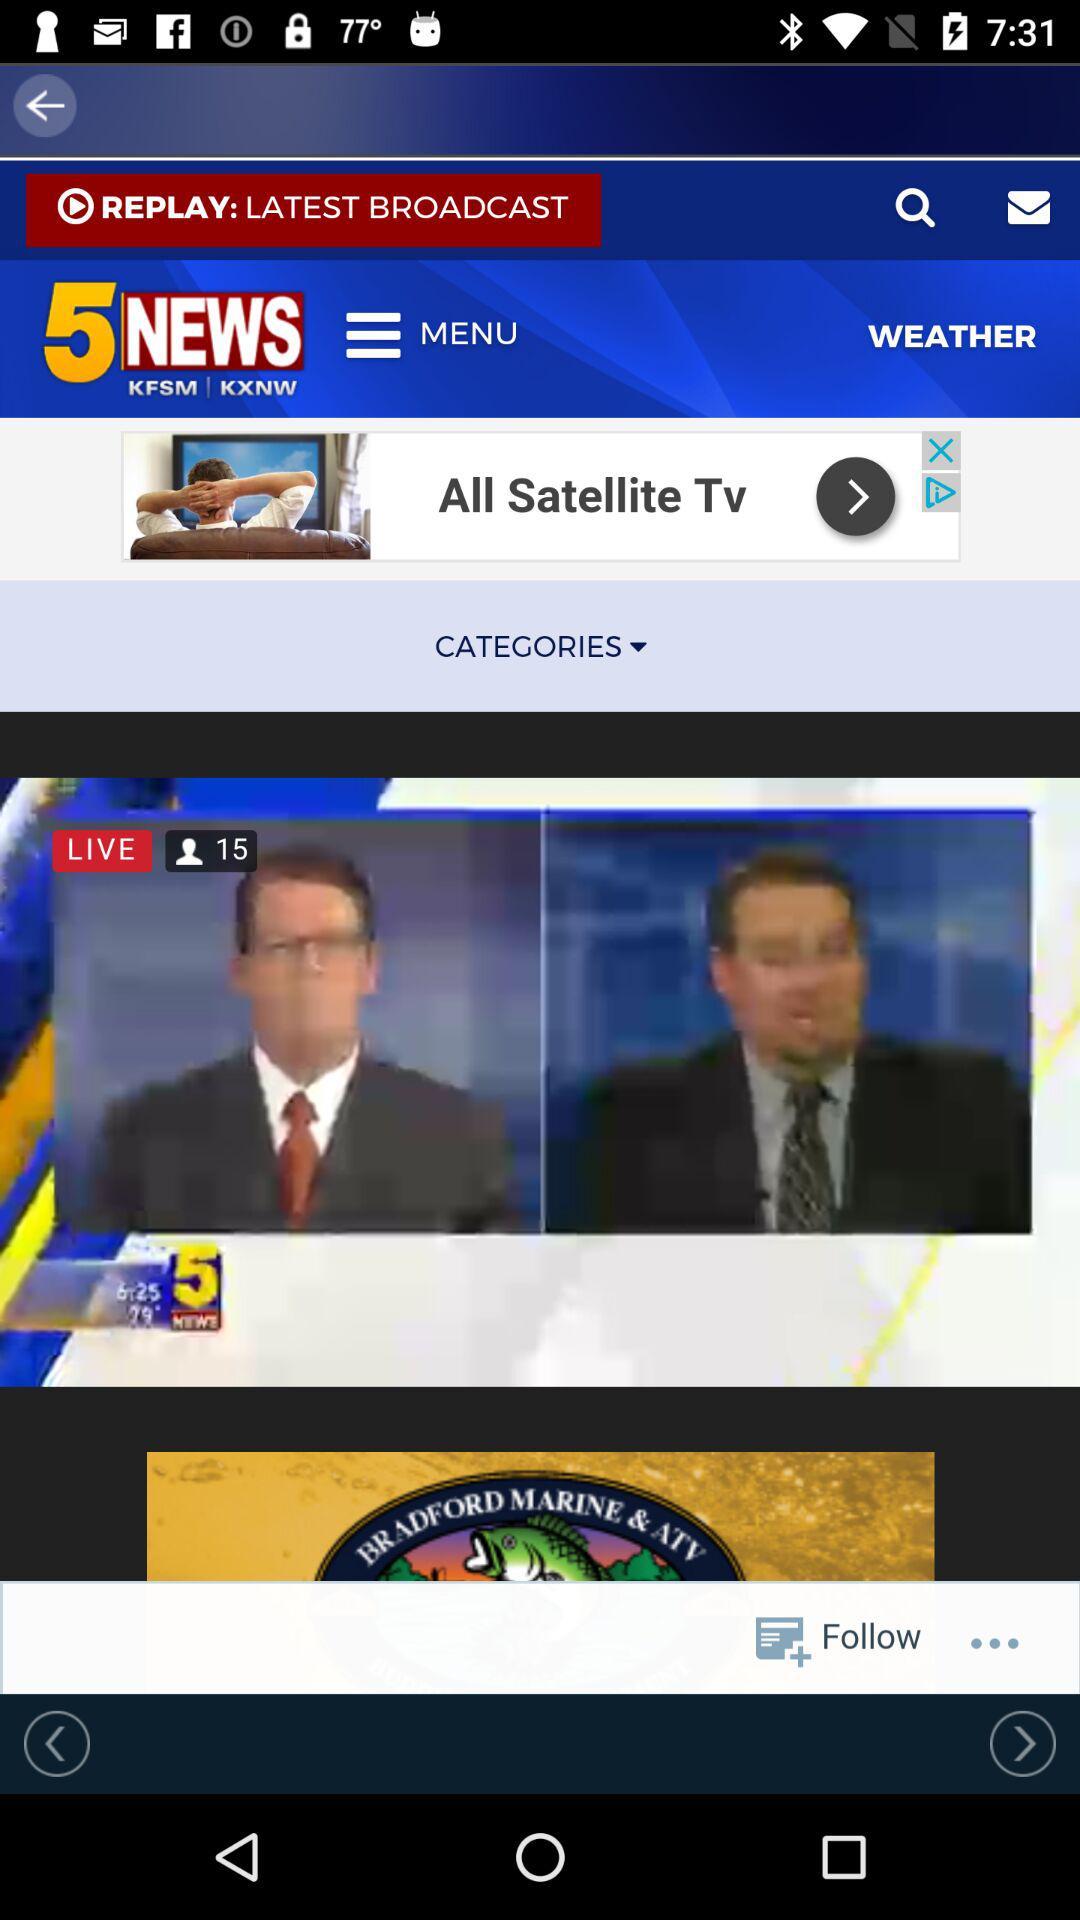  What do you see at coordinates (57, 104) in the screenshot?
I see `the arrow_backward icon` at bounding box center [57, 104].